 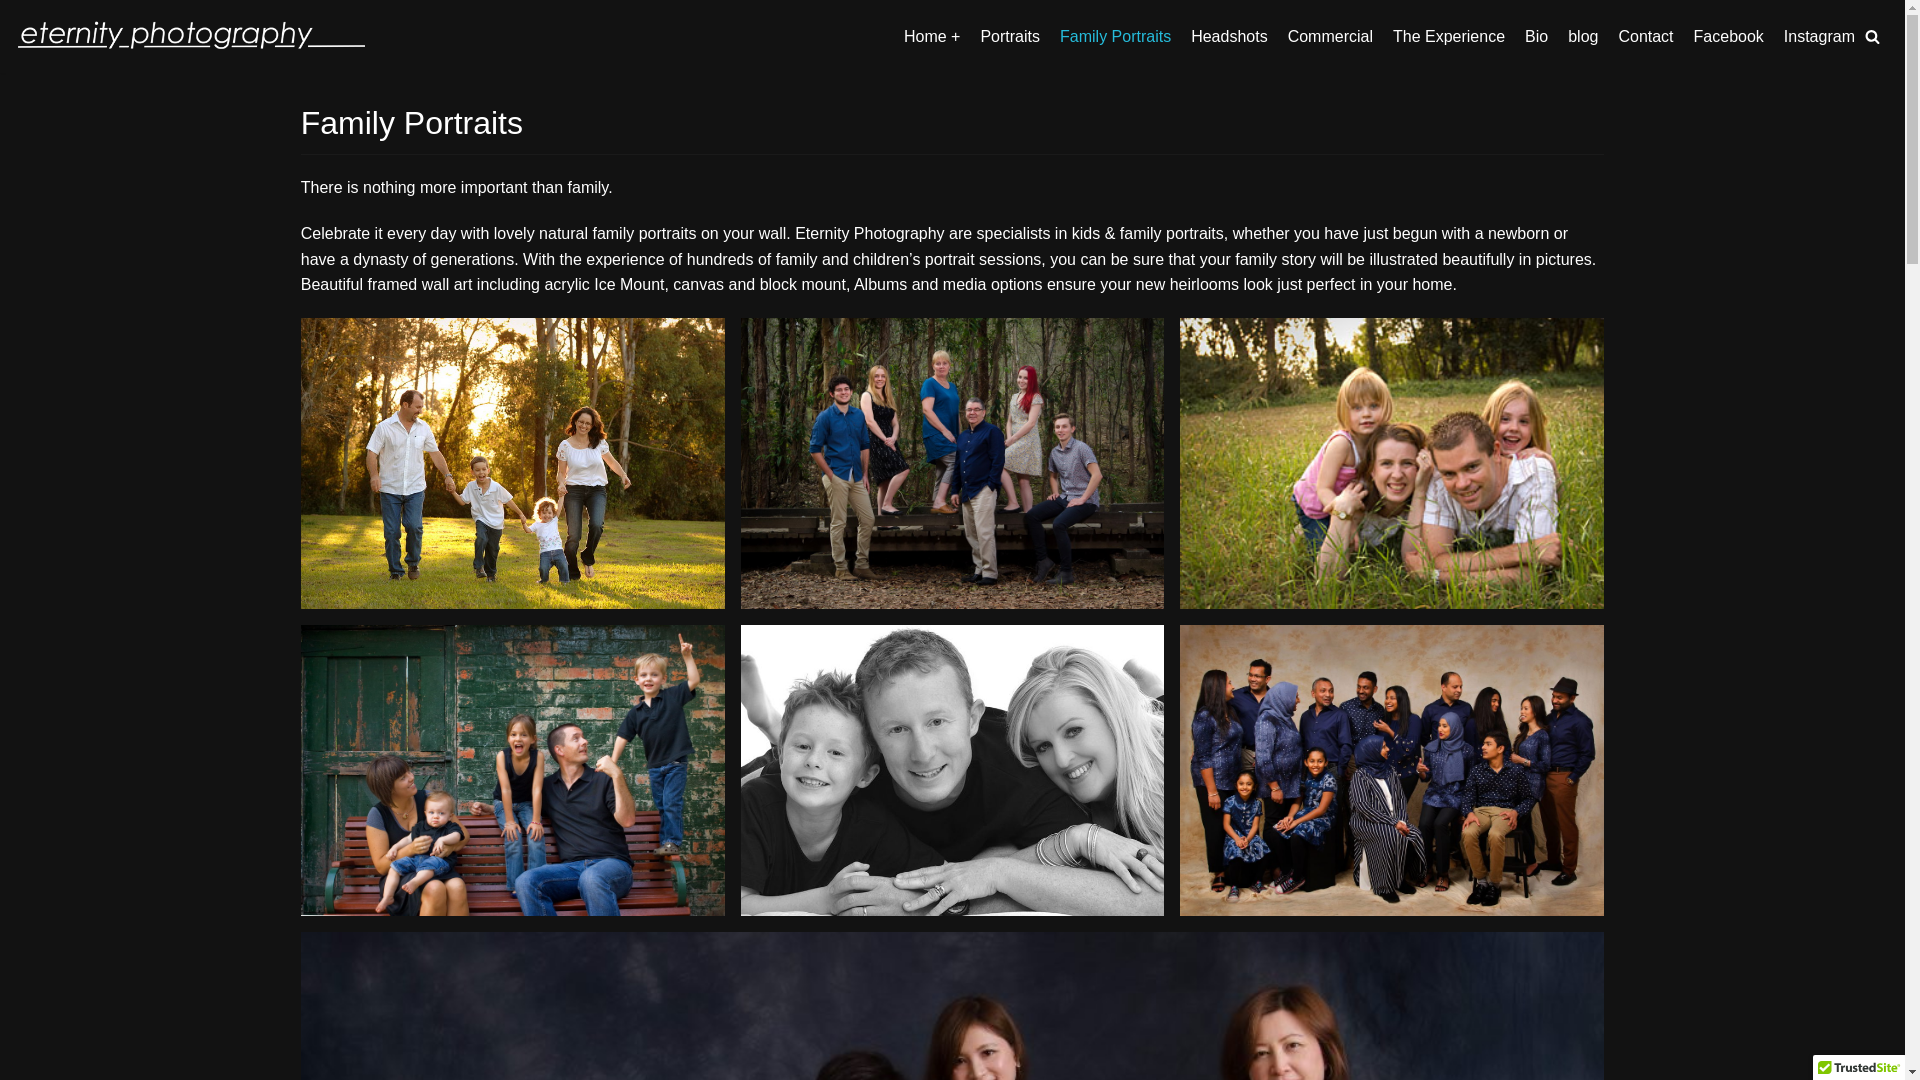 What do you see at coordinates (1819, 37) in the screenshot?
I see `'Instagram'` at bounding box center [1819, 37].